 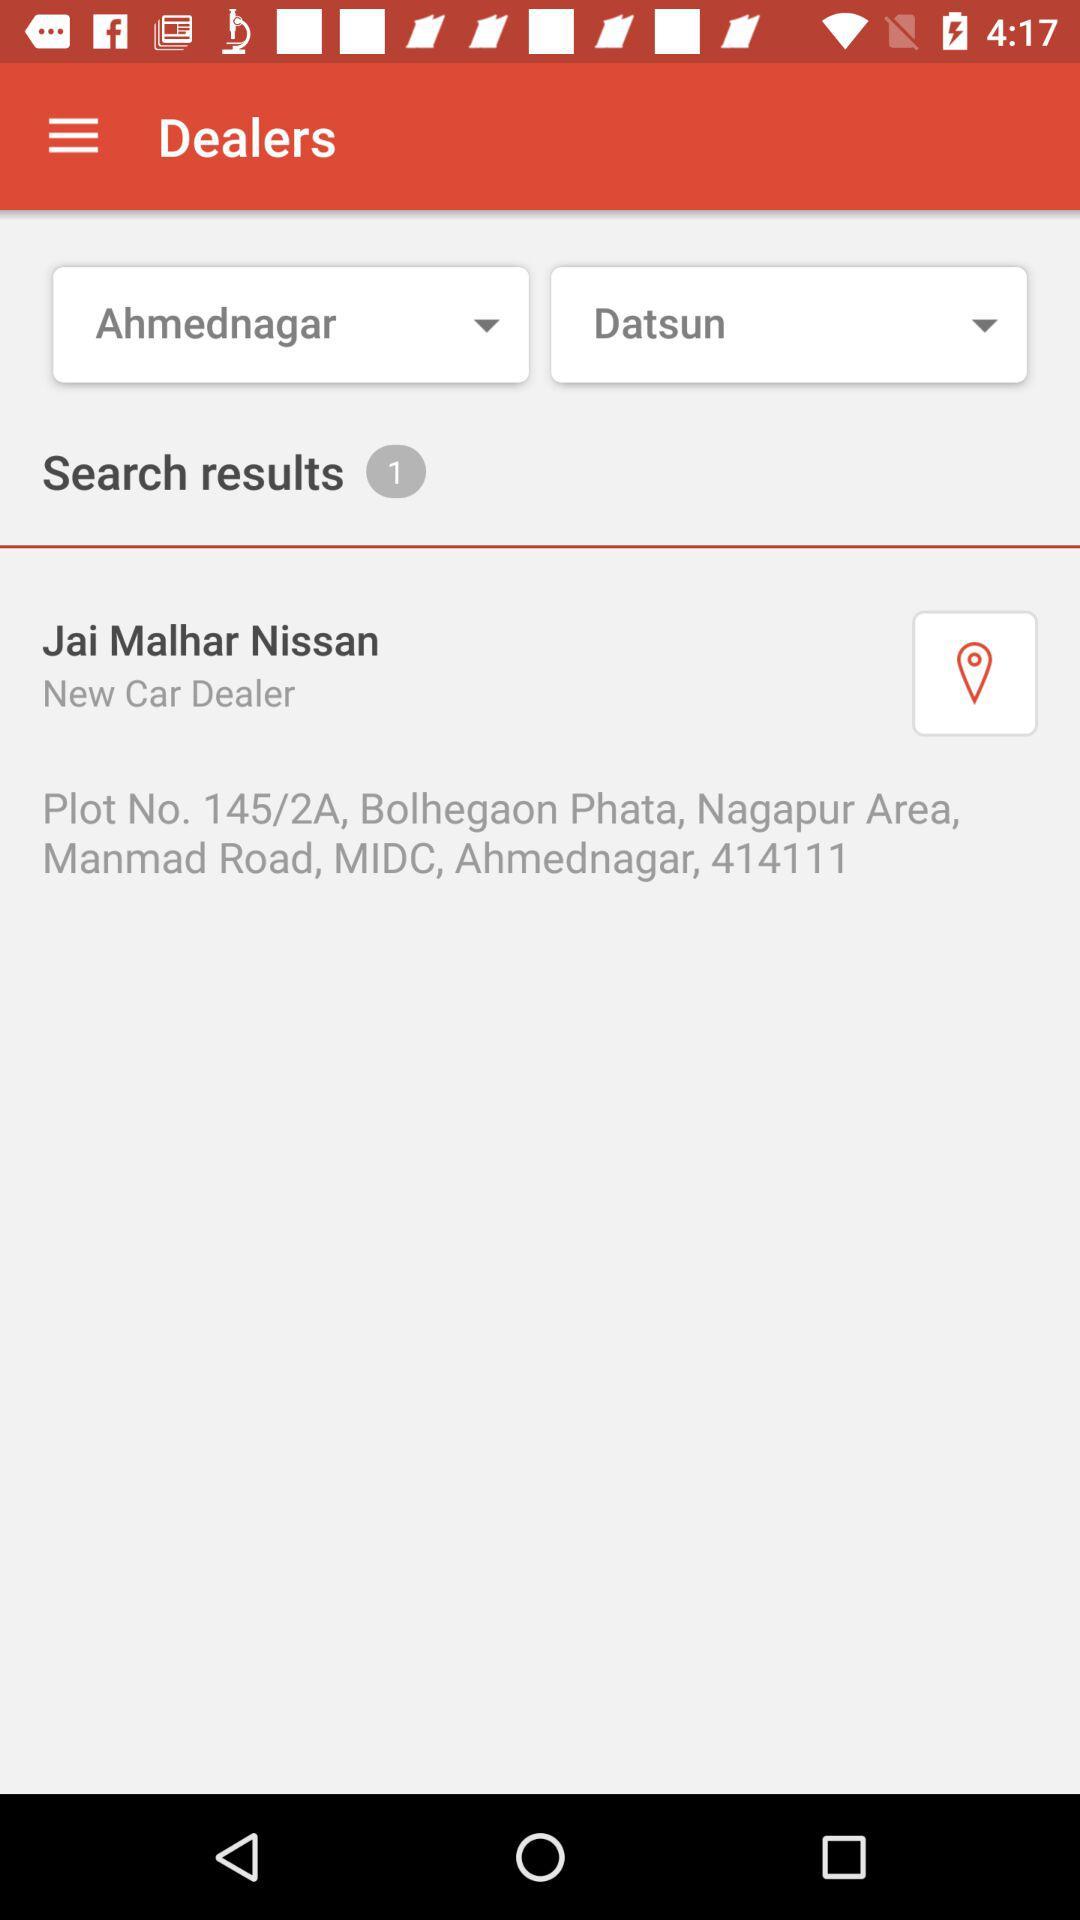 What do you see at coordinates (974, 673) in the screenshot?
I see `item above the plot no 145` at bounding box center [974, 673].